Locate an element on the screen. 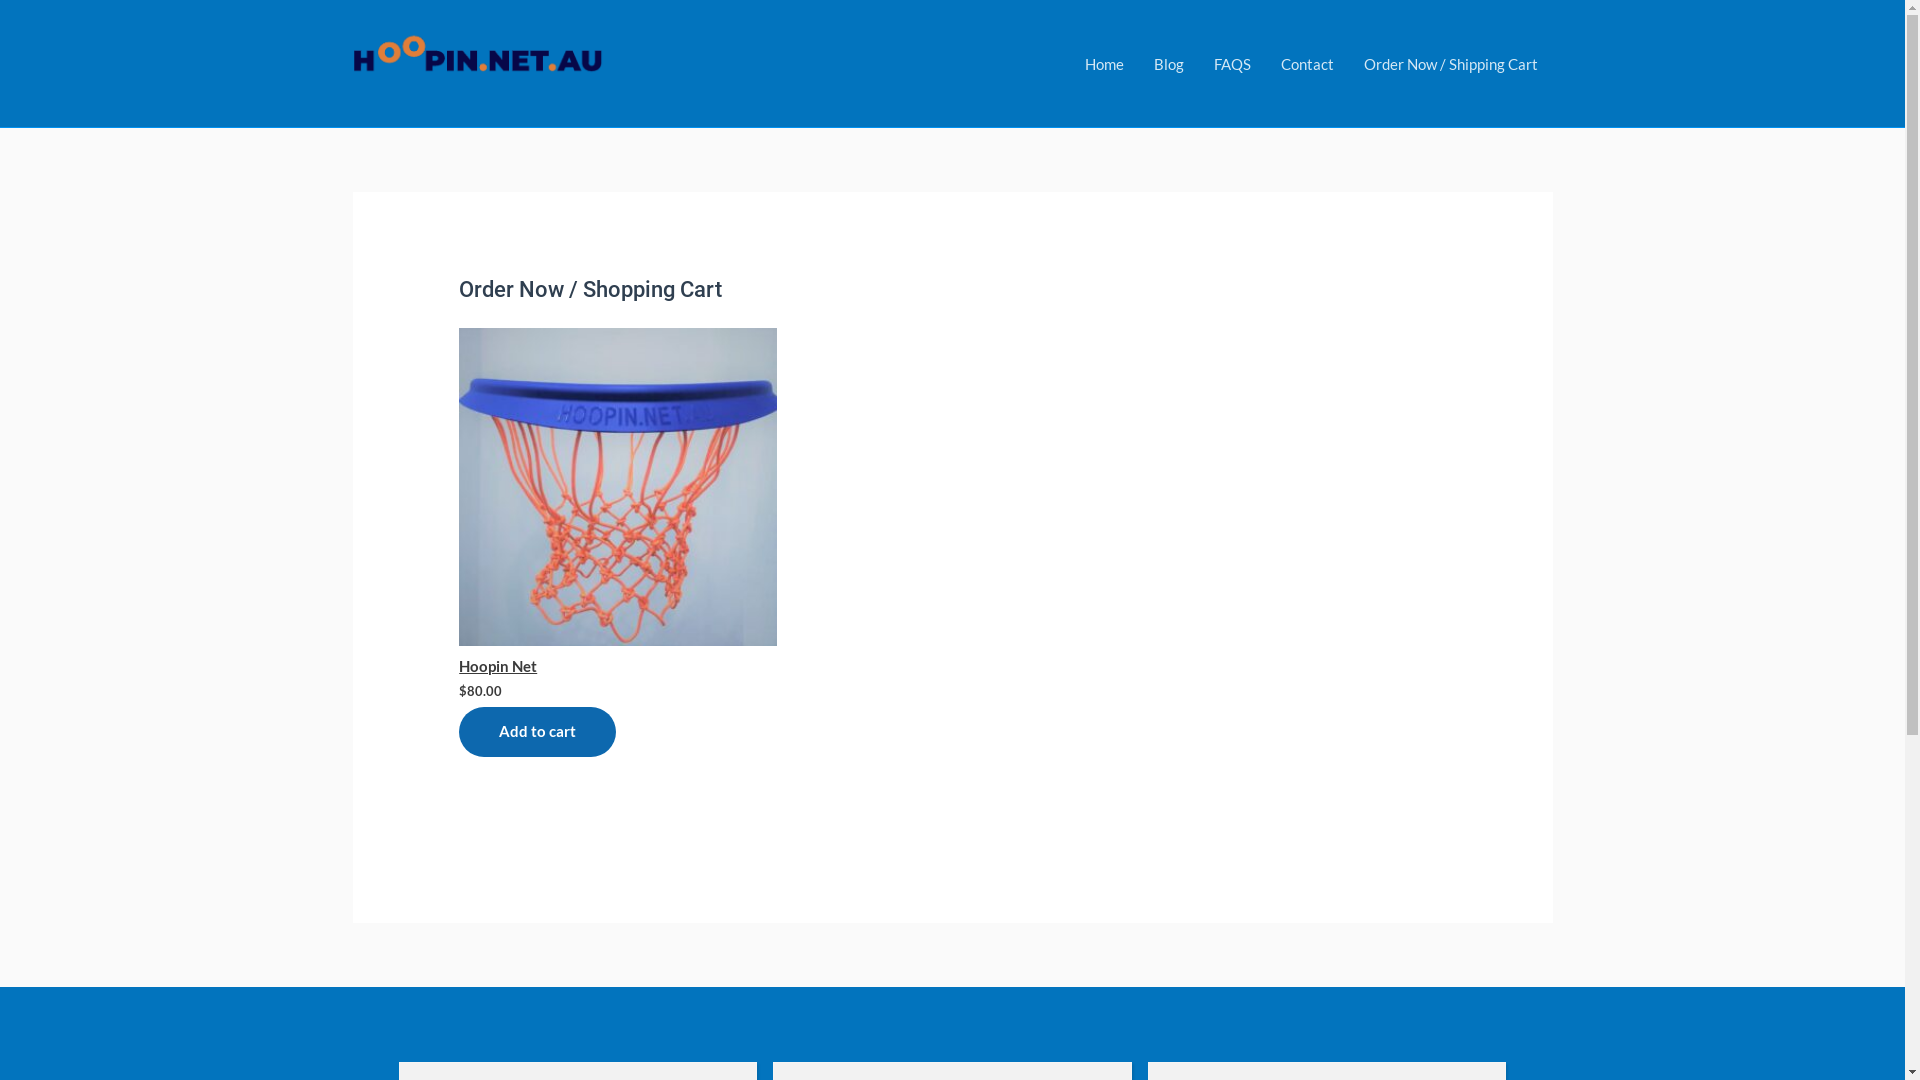 The image size is (1920, 1080). 'Hoopin Net' is located at coordinates (617, 500).